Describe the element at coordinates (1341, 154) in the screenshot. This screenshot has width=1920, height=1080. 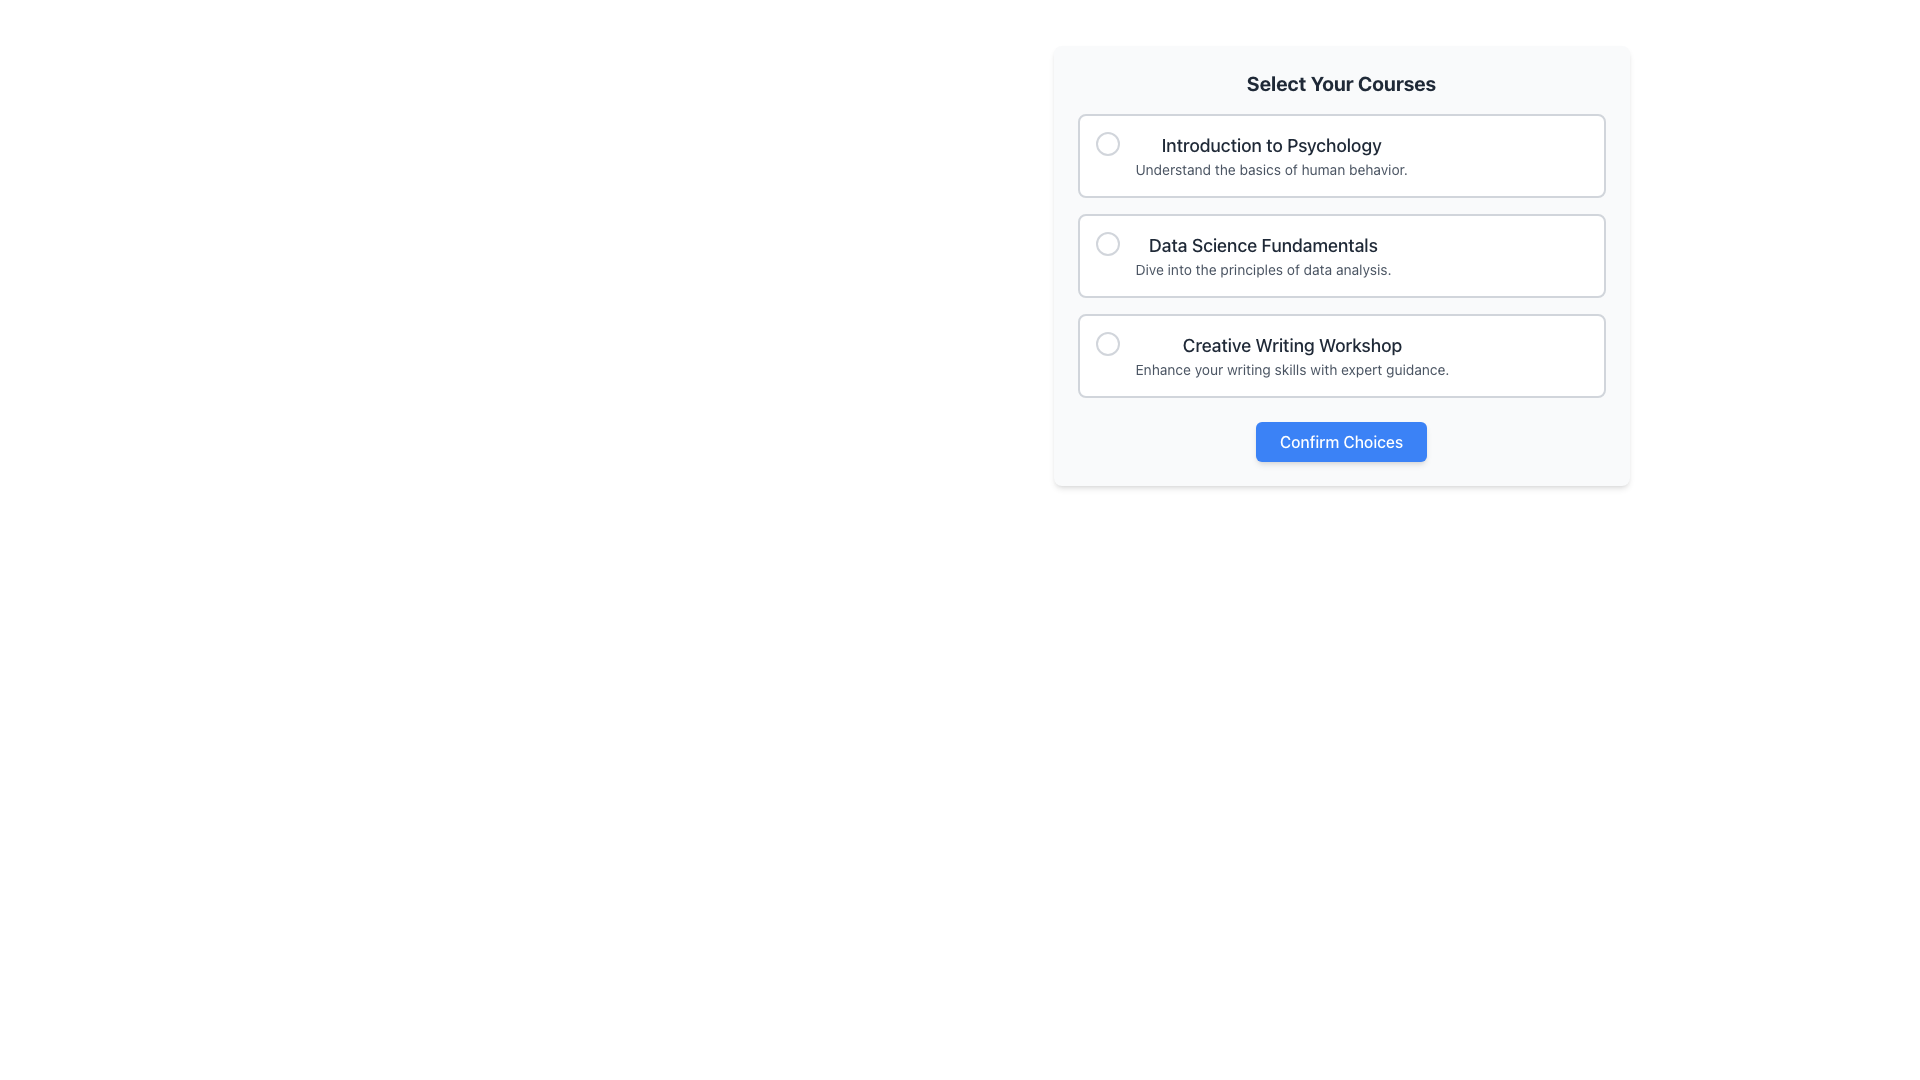
I see `the 'Introduction to Psychology' selection option` at that location.